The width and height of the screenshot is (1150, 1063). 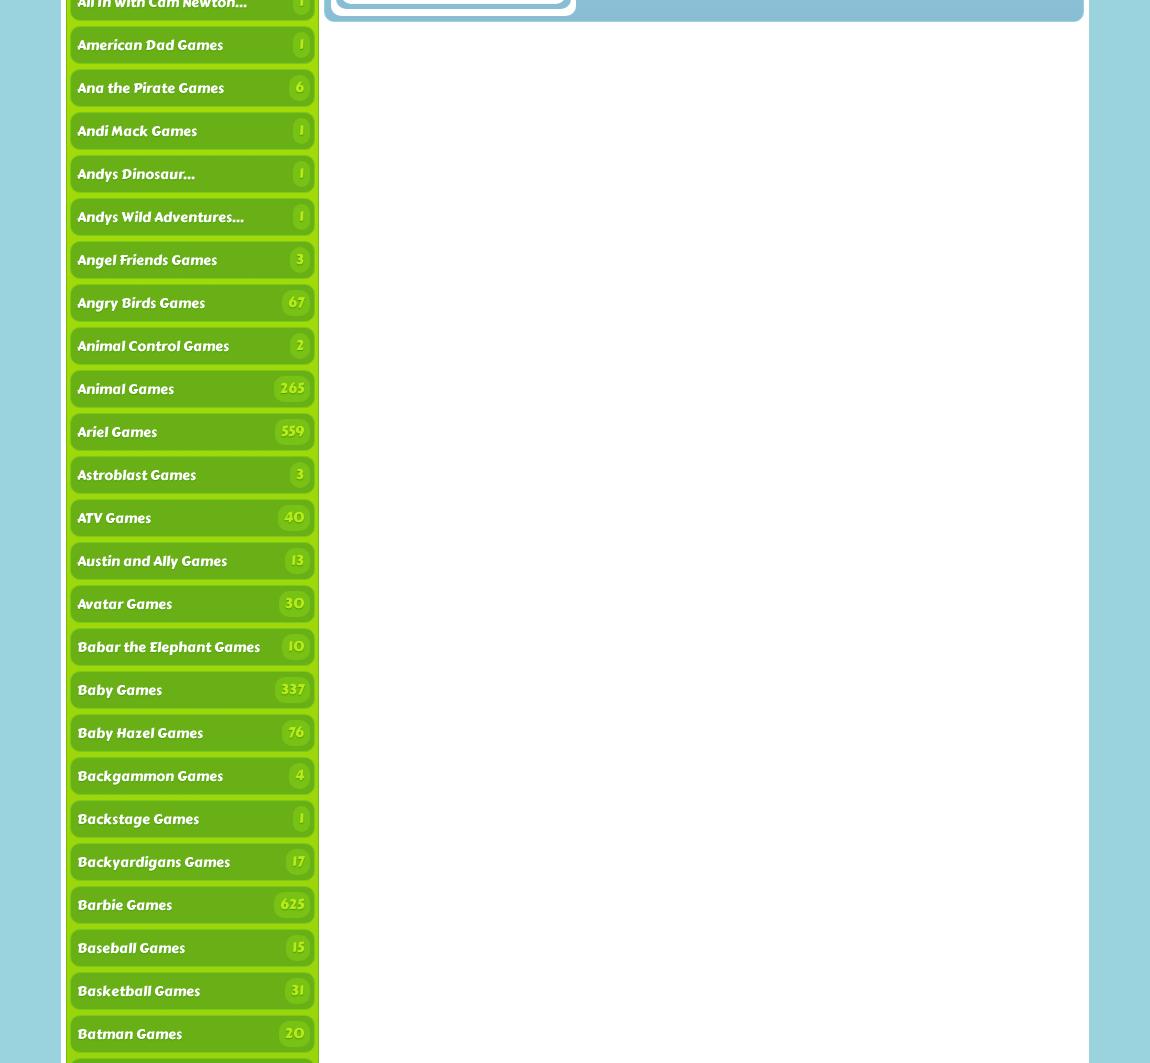 I want to click on 'Babar the Elephant Games', so click(x=76, y=646).